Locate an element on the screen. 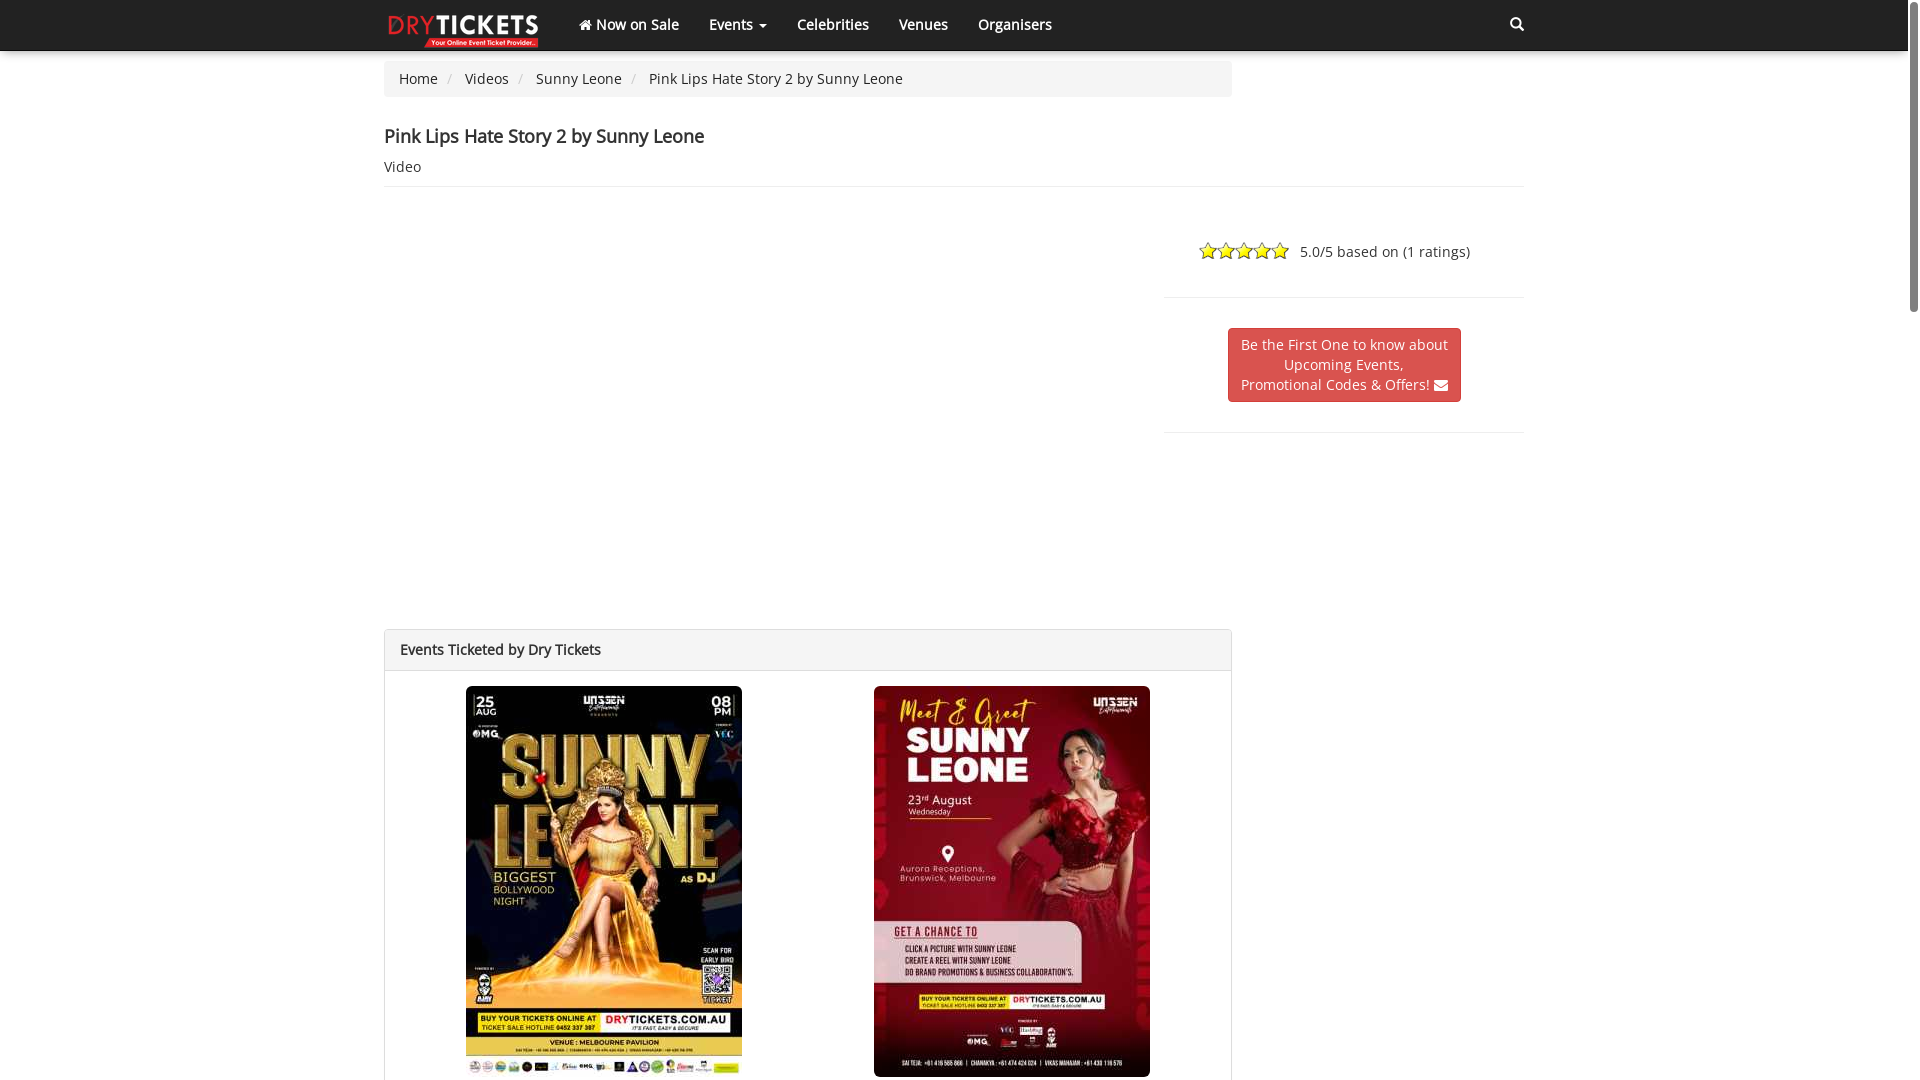 The height and width of the screenshot is (1080, 1920). 'Venues' is located at coordinates (882, 24).